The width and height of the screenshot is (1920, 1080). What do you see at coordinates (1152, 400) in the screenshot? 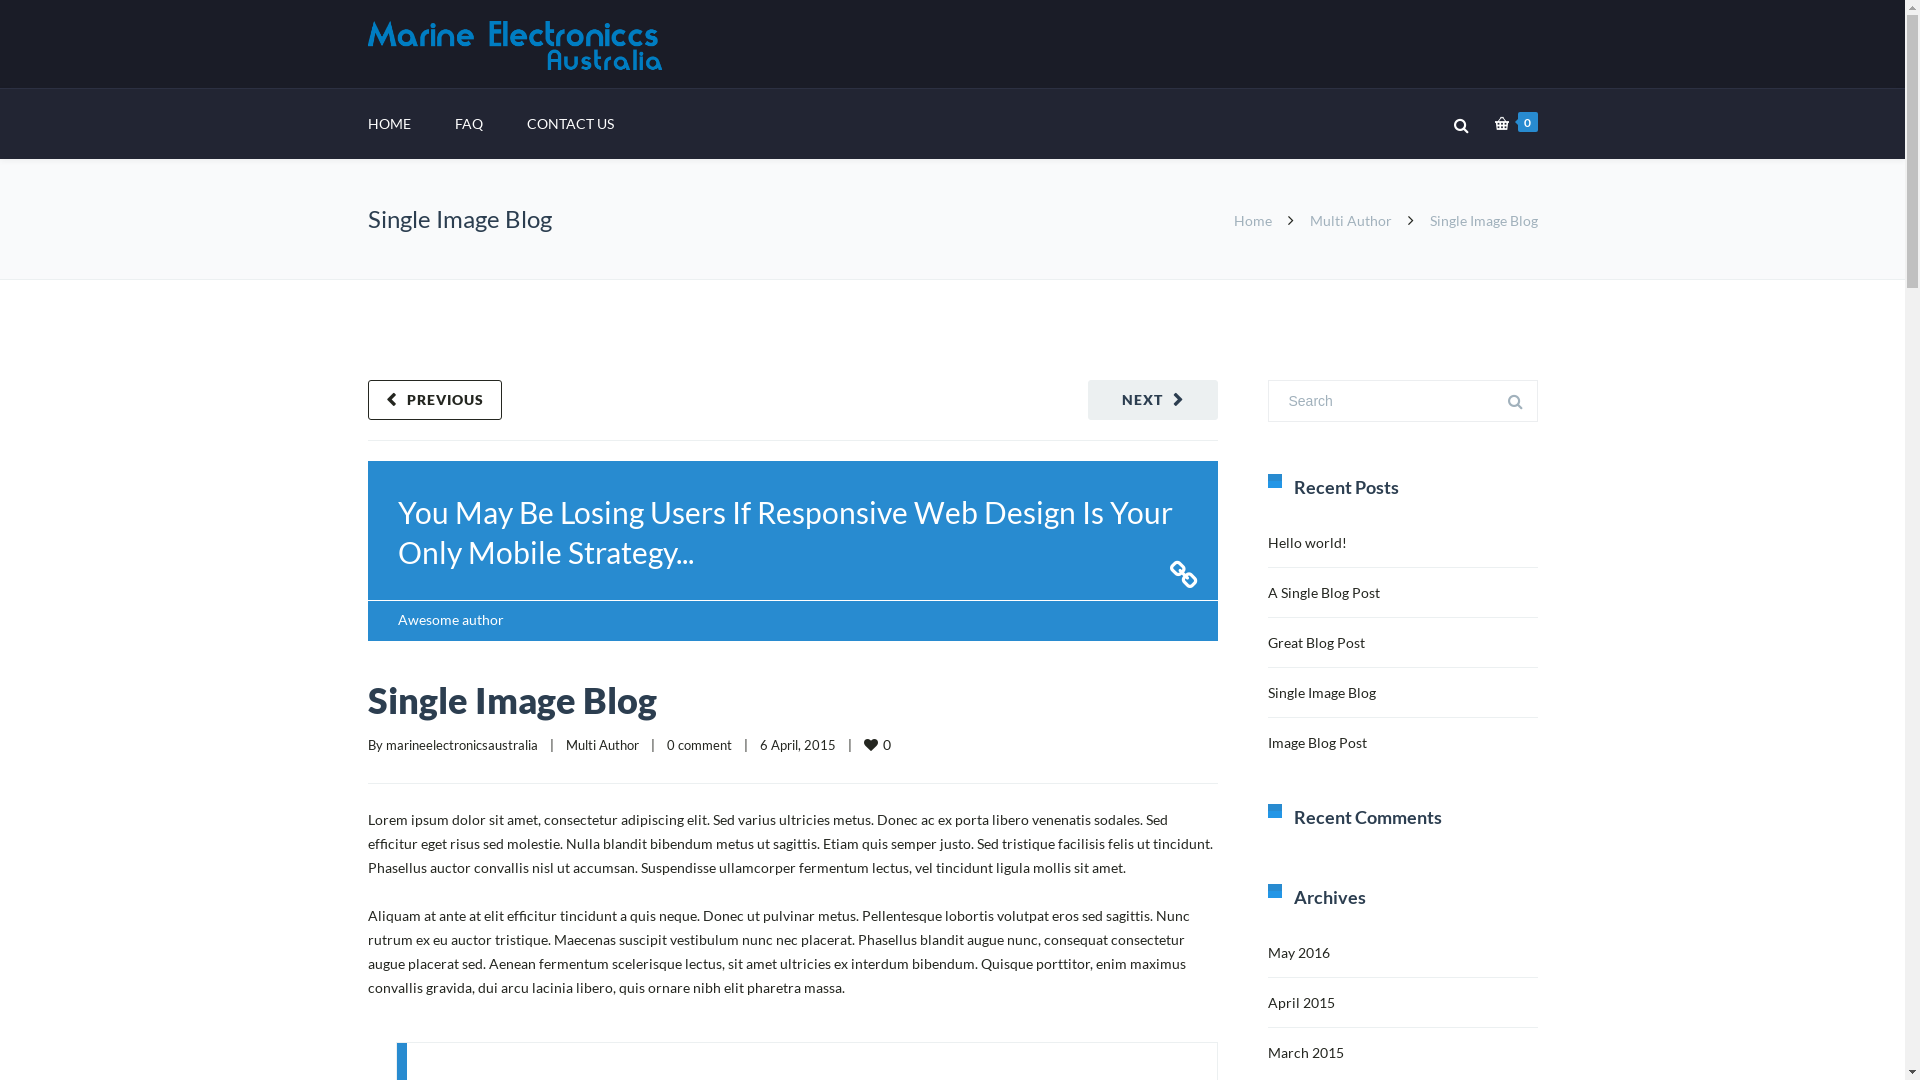
I see `'NEXT'` at bounding box center [1152, 400].